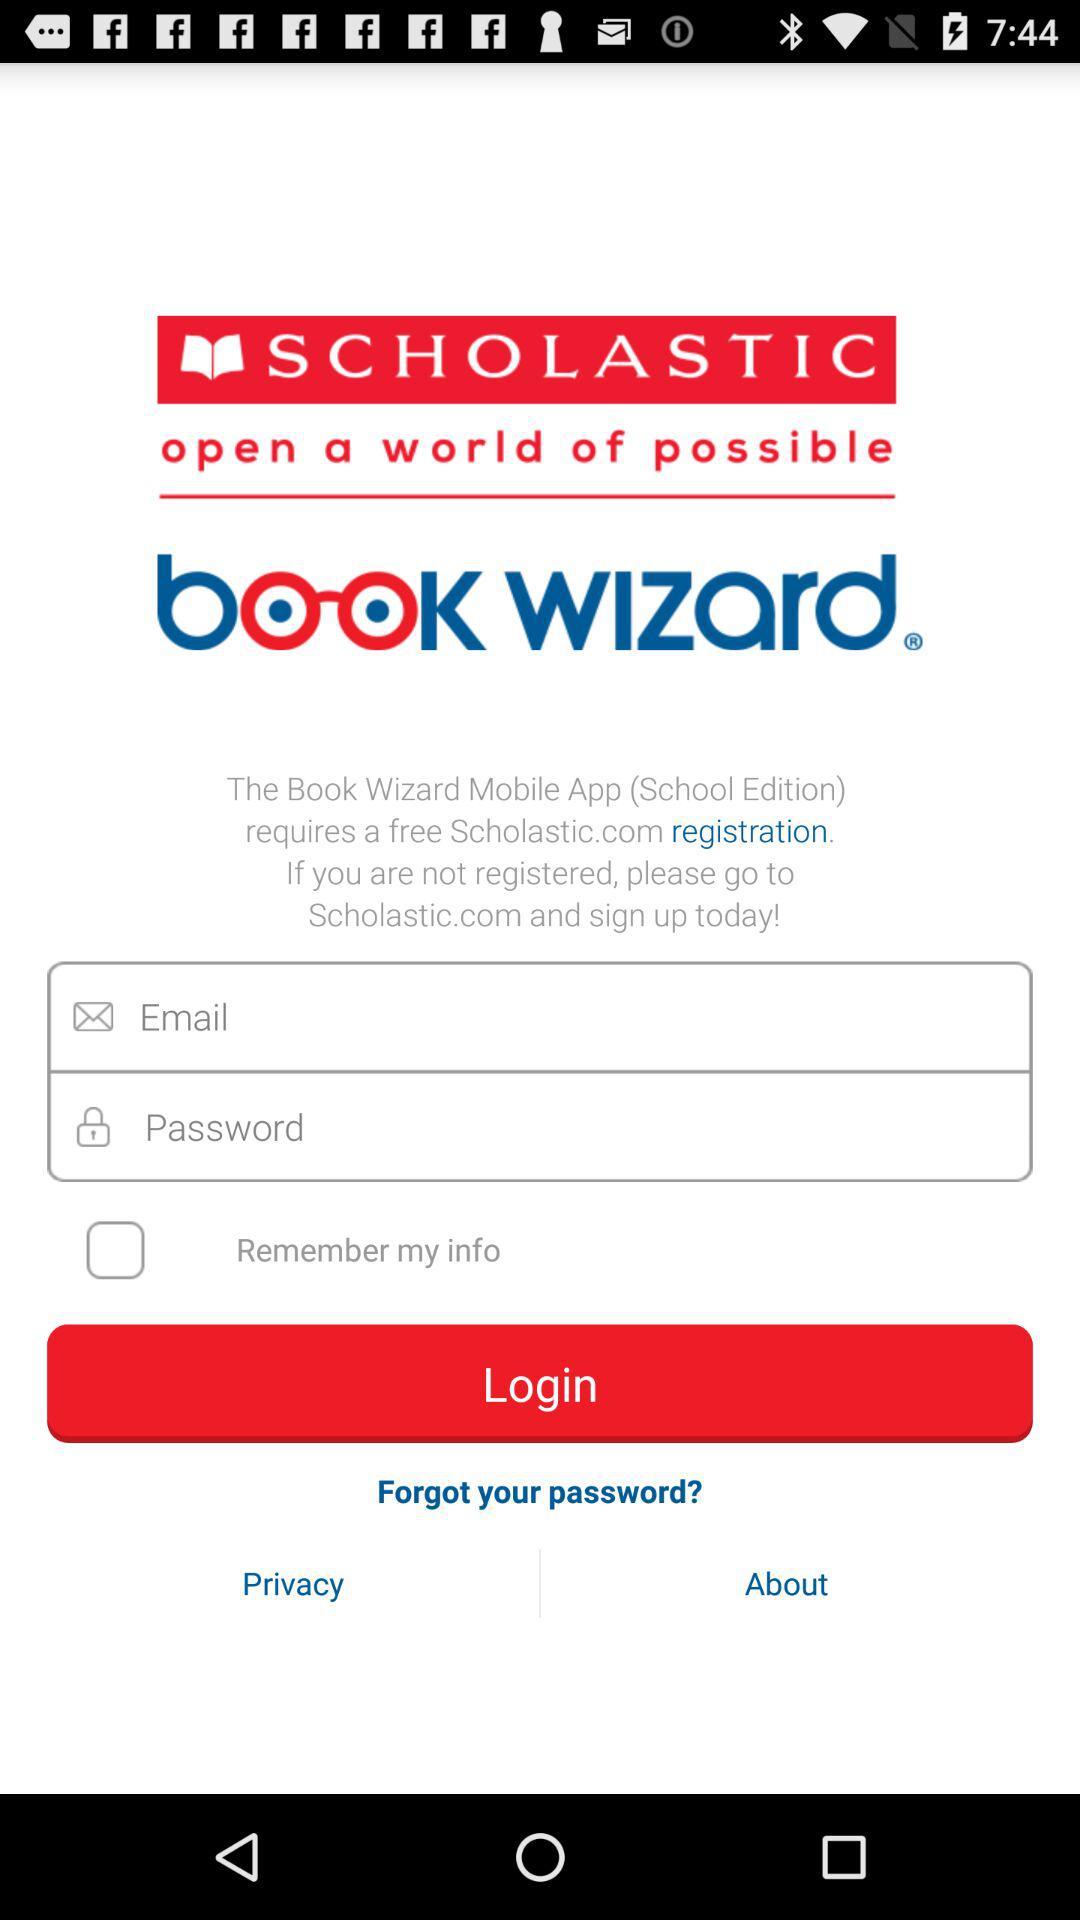 Image resolution: width=1080 pixels, height=1920 pixels. Describe the element at coordinates (553, 1249) in the screenshot. I see `item above the login icon` at that location.